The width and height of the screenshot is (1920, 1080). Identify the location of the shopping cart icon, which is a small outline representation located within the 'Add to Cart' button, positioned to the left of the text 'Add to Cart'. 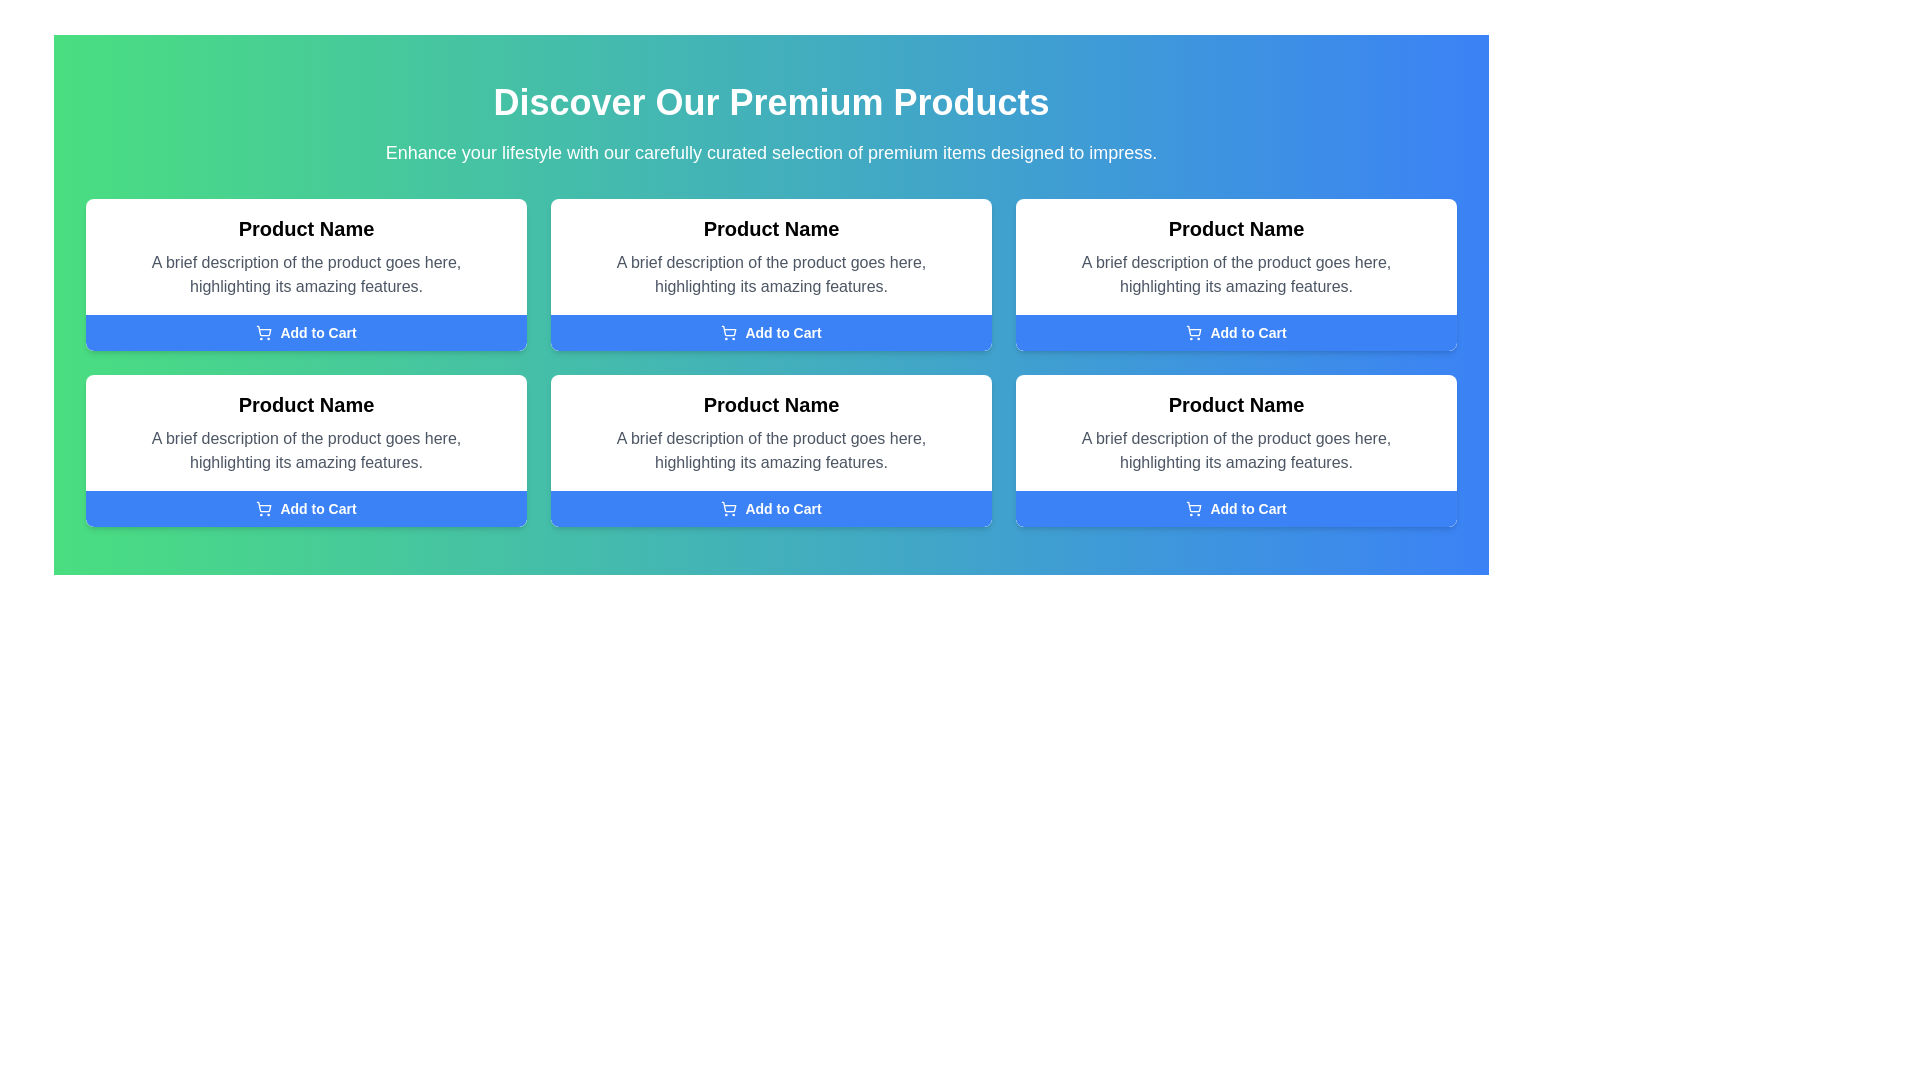
(1194, 508).